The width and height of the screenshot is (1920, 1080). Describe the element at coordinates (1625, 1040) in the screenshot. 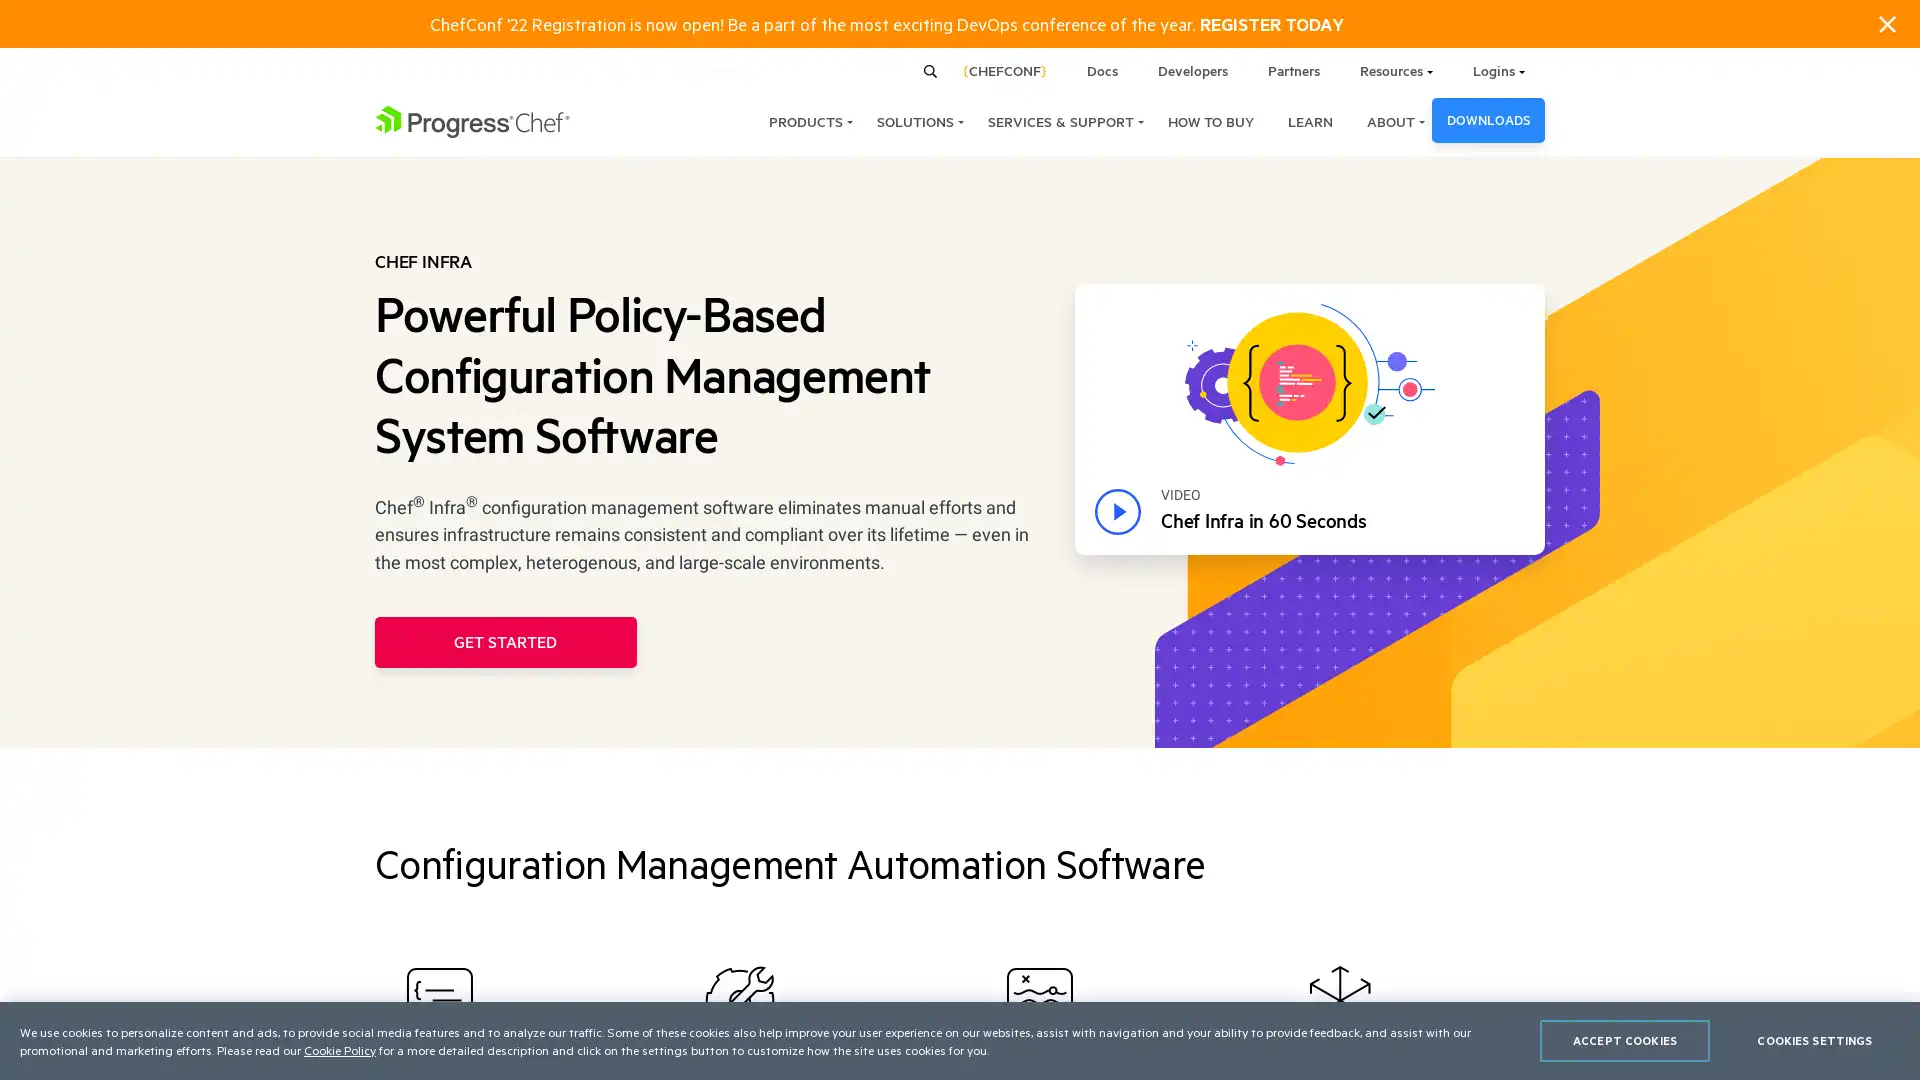

I see `ACCEPT COOKIES` at that location.